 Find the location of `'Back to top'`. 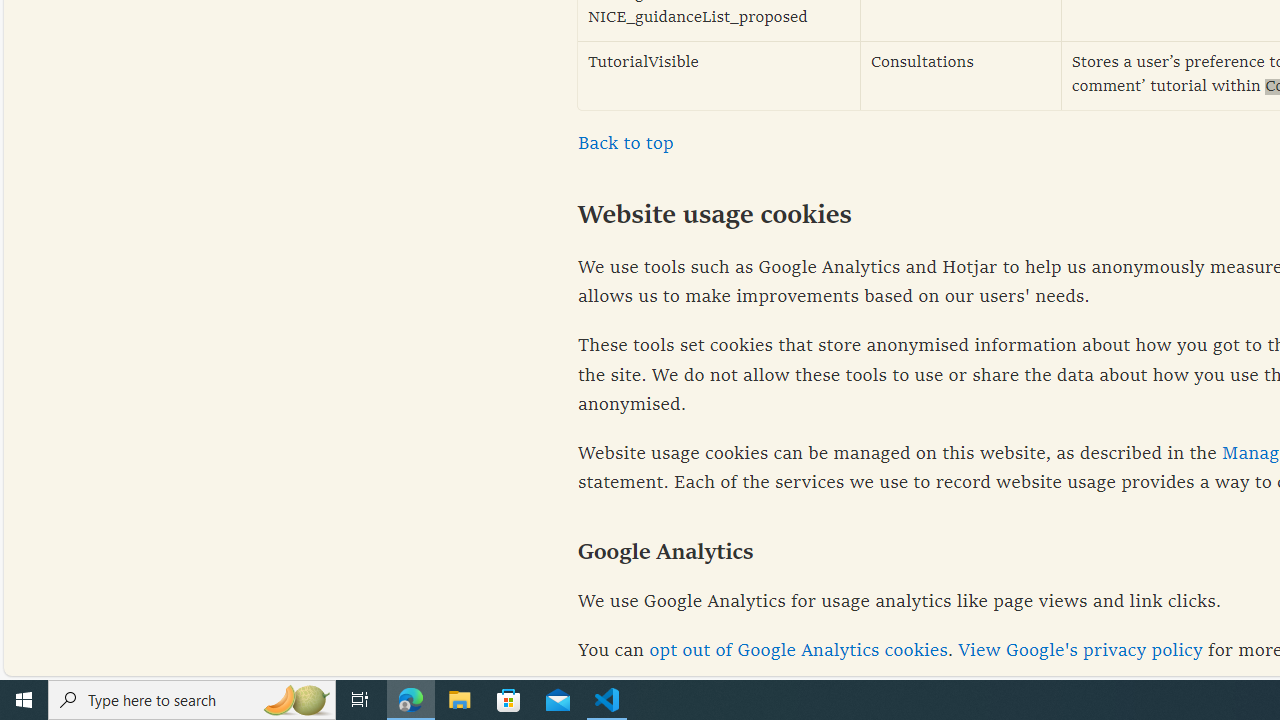

'Back to top' is located at coordinates (624, 143).